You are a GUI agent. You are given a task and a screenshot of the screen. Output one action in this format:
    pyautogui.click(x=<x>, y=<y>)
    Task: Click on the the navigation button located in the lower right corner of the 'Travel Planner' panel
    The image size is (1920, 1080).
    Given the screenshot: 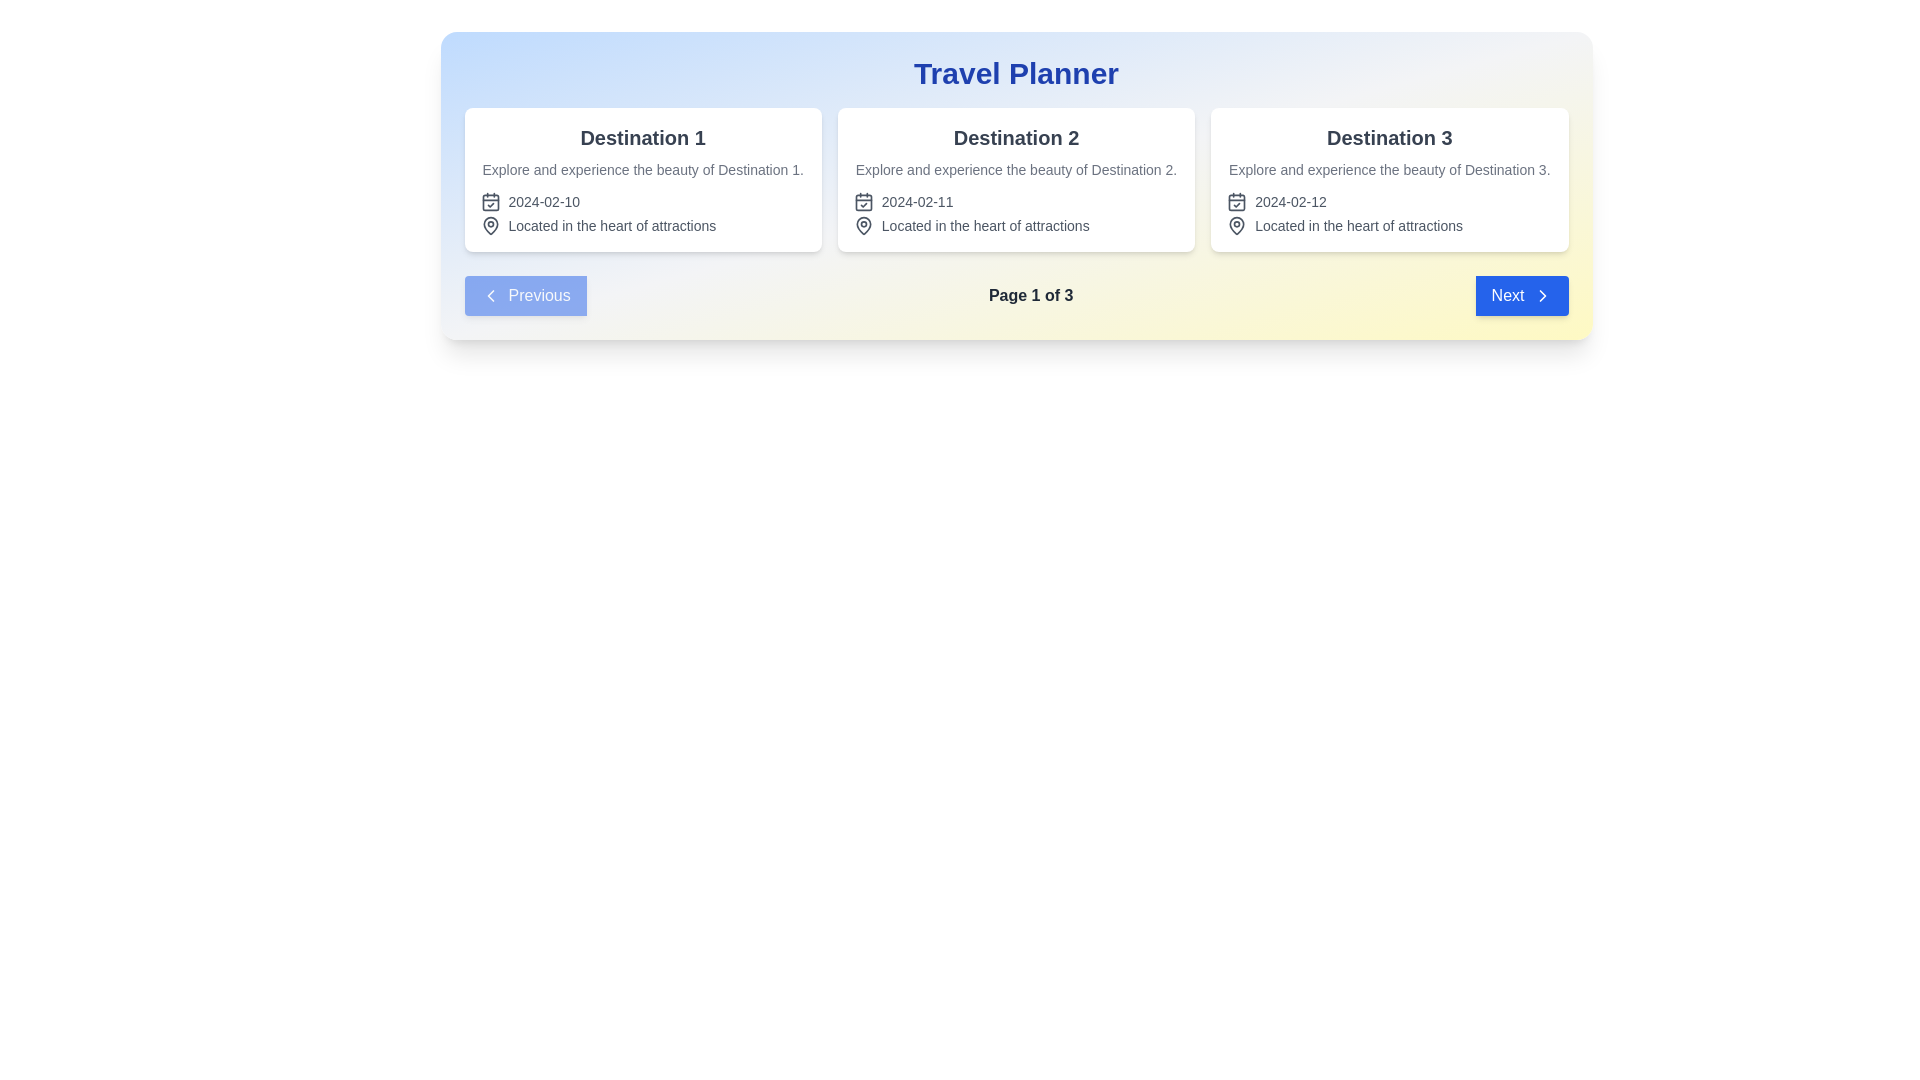 What is the action you would take?
    pyautogui.click(x=1520, y=296)
    